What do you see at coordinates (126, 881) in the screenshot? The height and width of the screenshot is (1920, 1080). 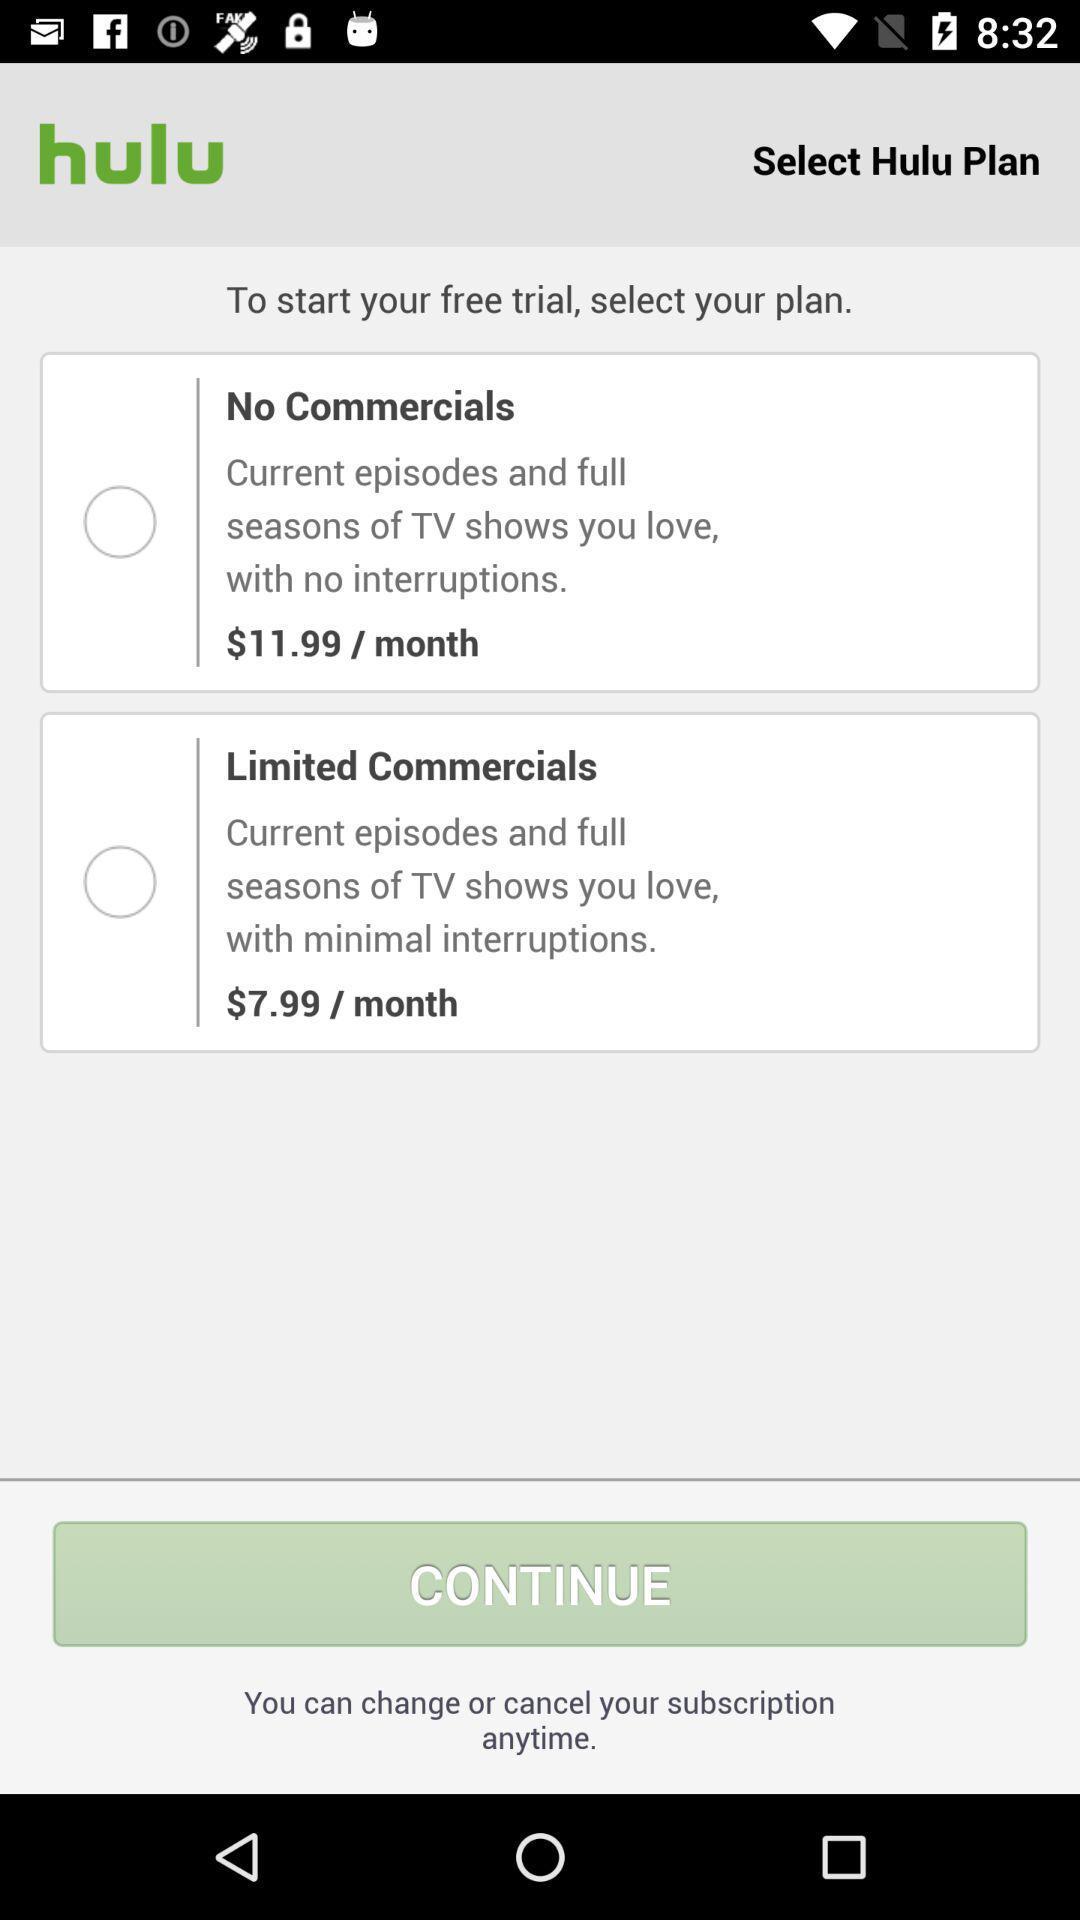 I see `this option` at bounding box center [126, 881].